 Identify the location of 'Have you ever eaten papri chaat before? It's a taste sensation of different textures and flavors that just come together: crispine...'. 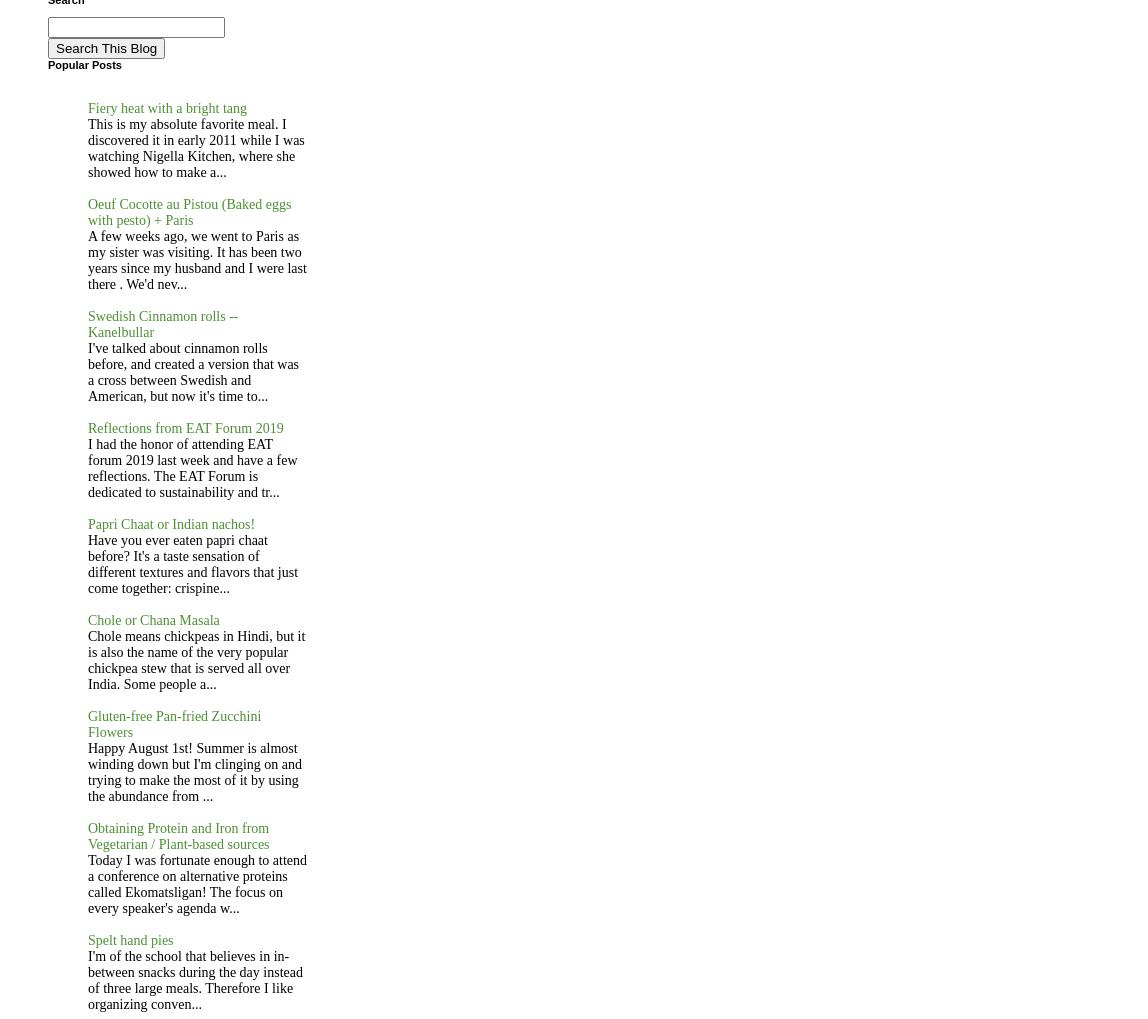
(192, 562).